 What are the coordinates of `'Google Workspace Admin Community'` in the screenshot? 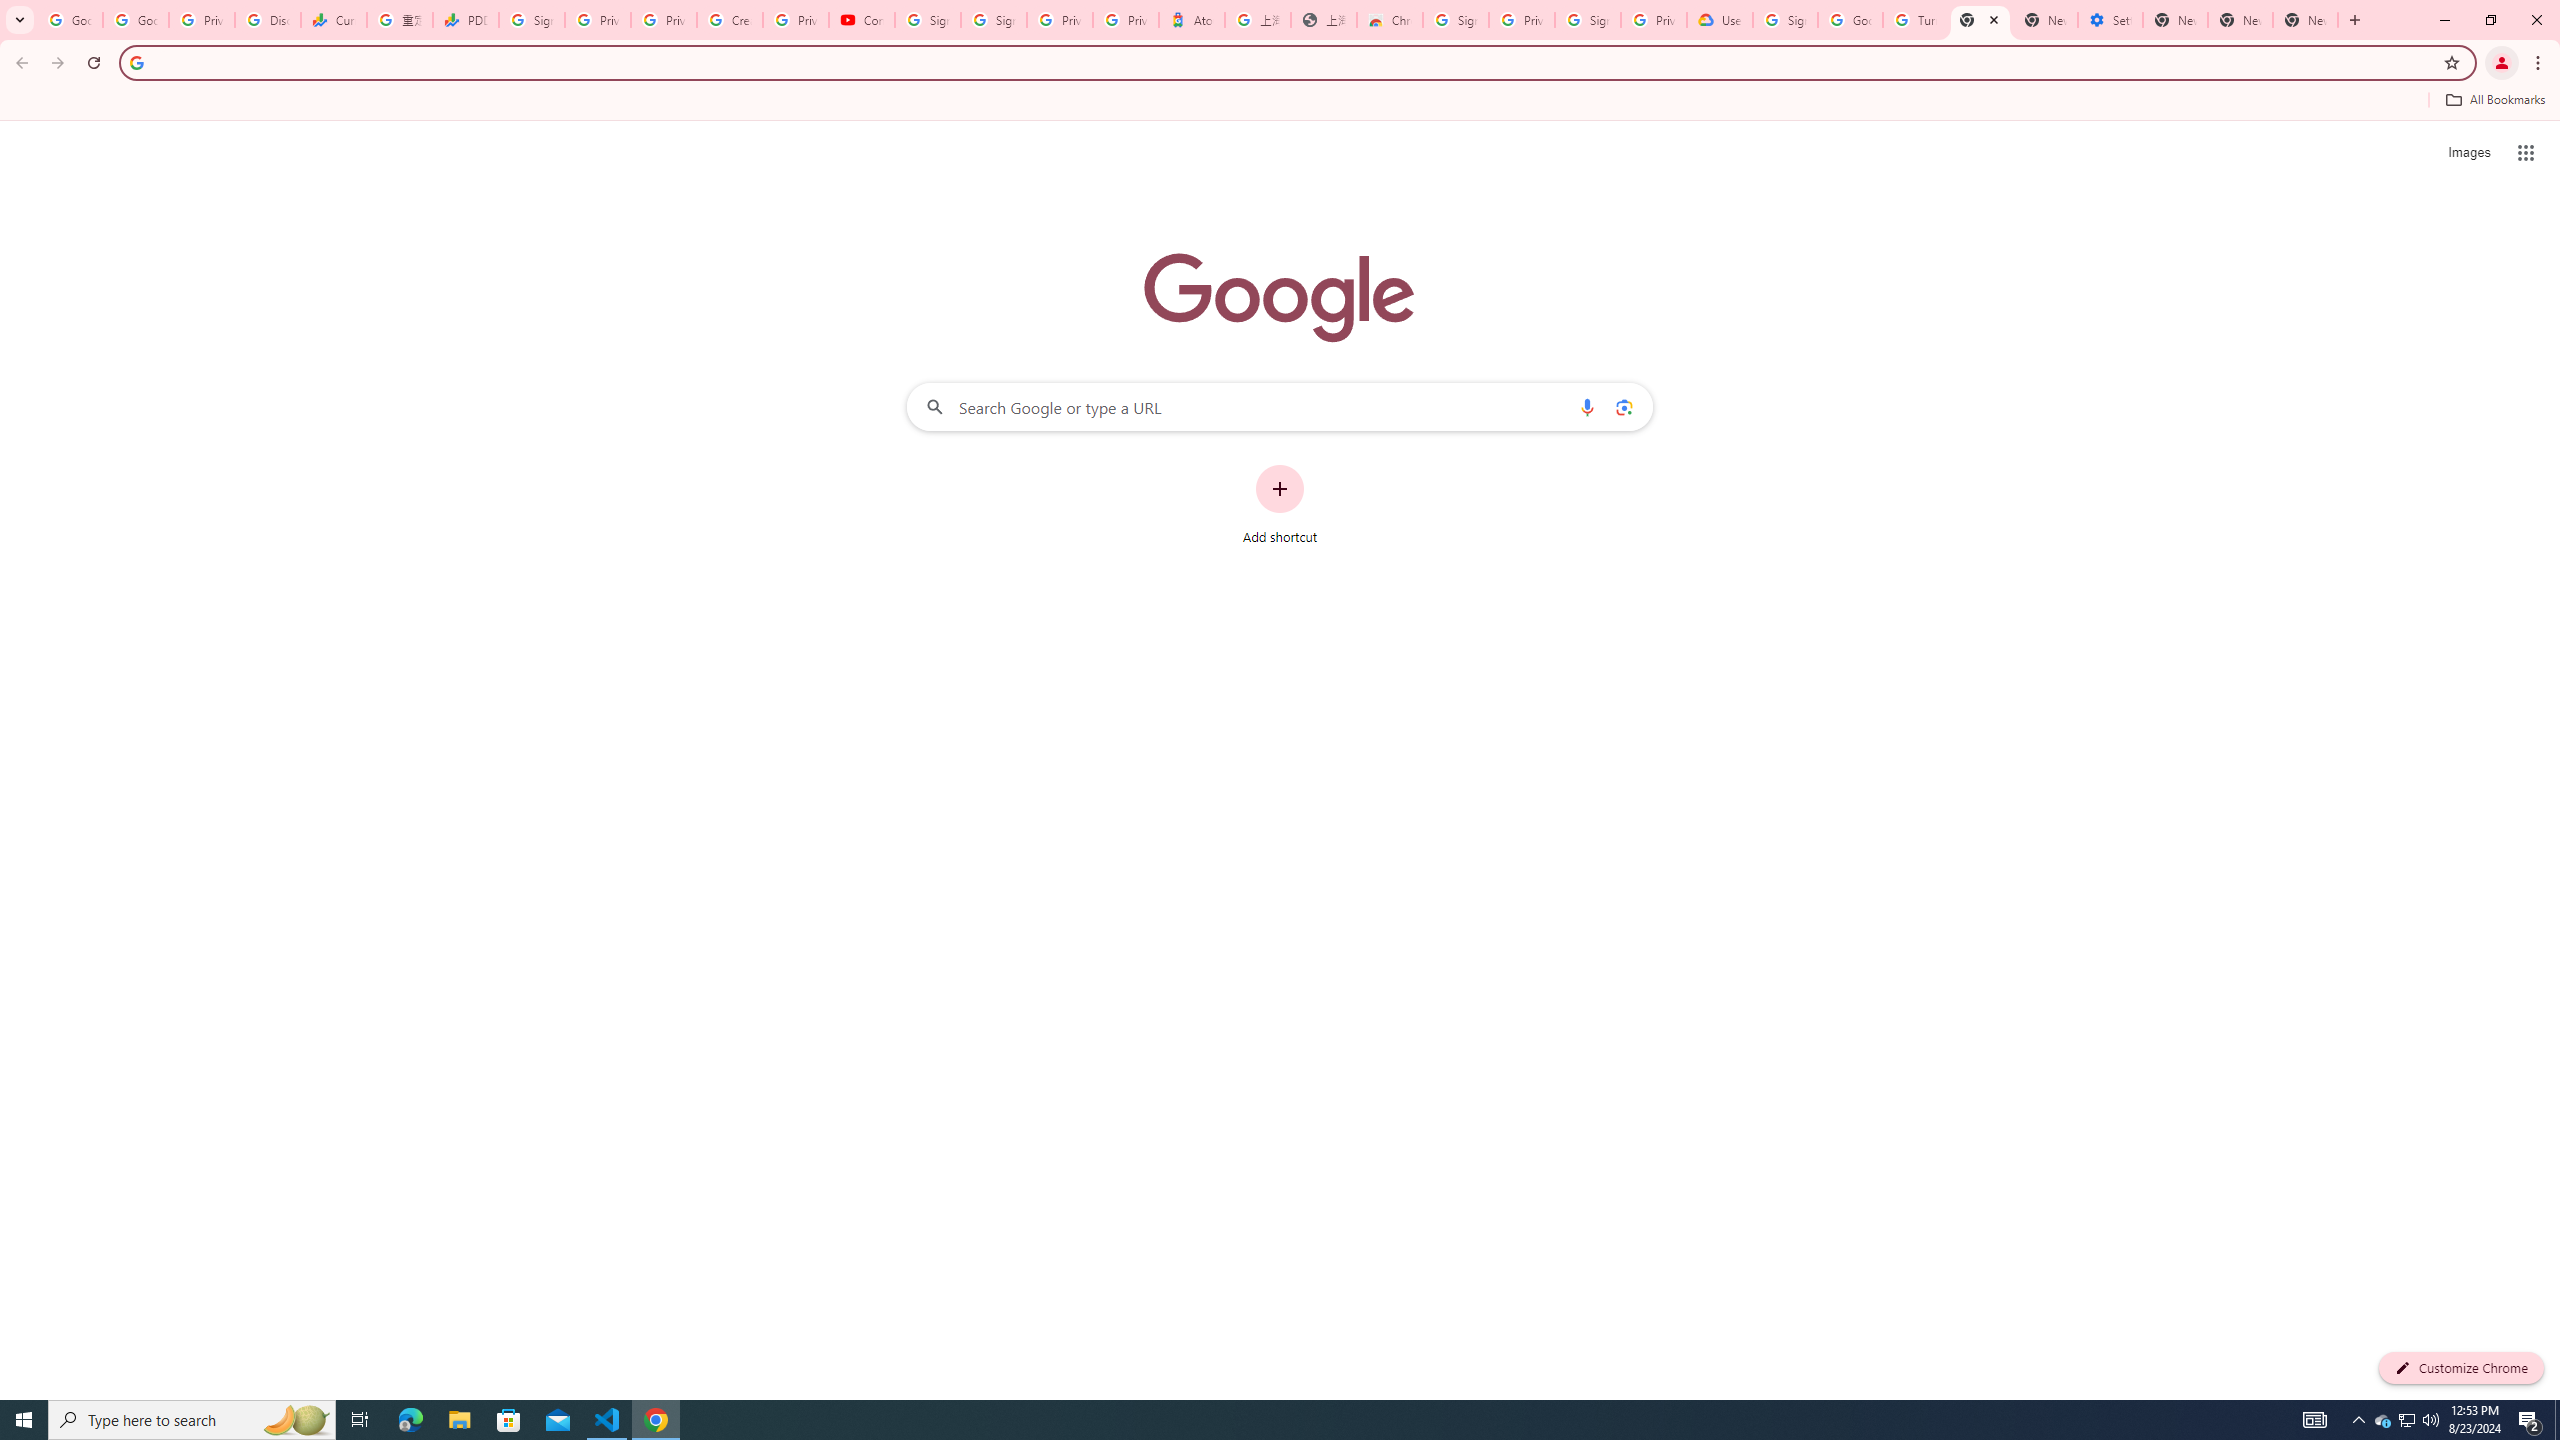 It's located at (69, 19).